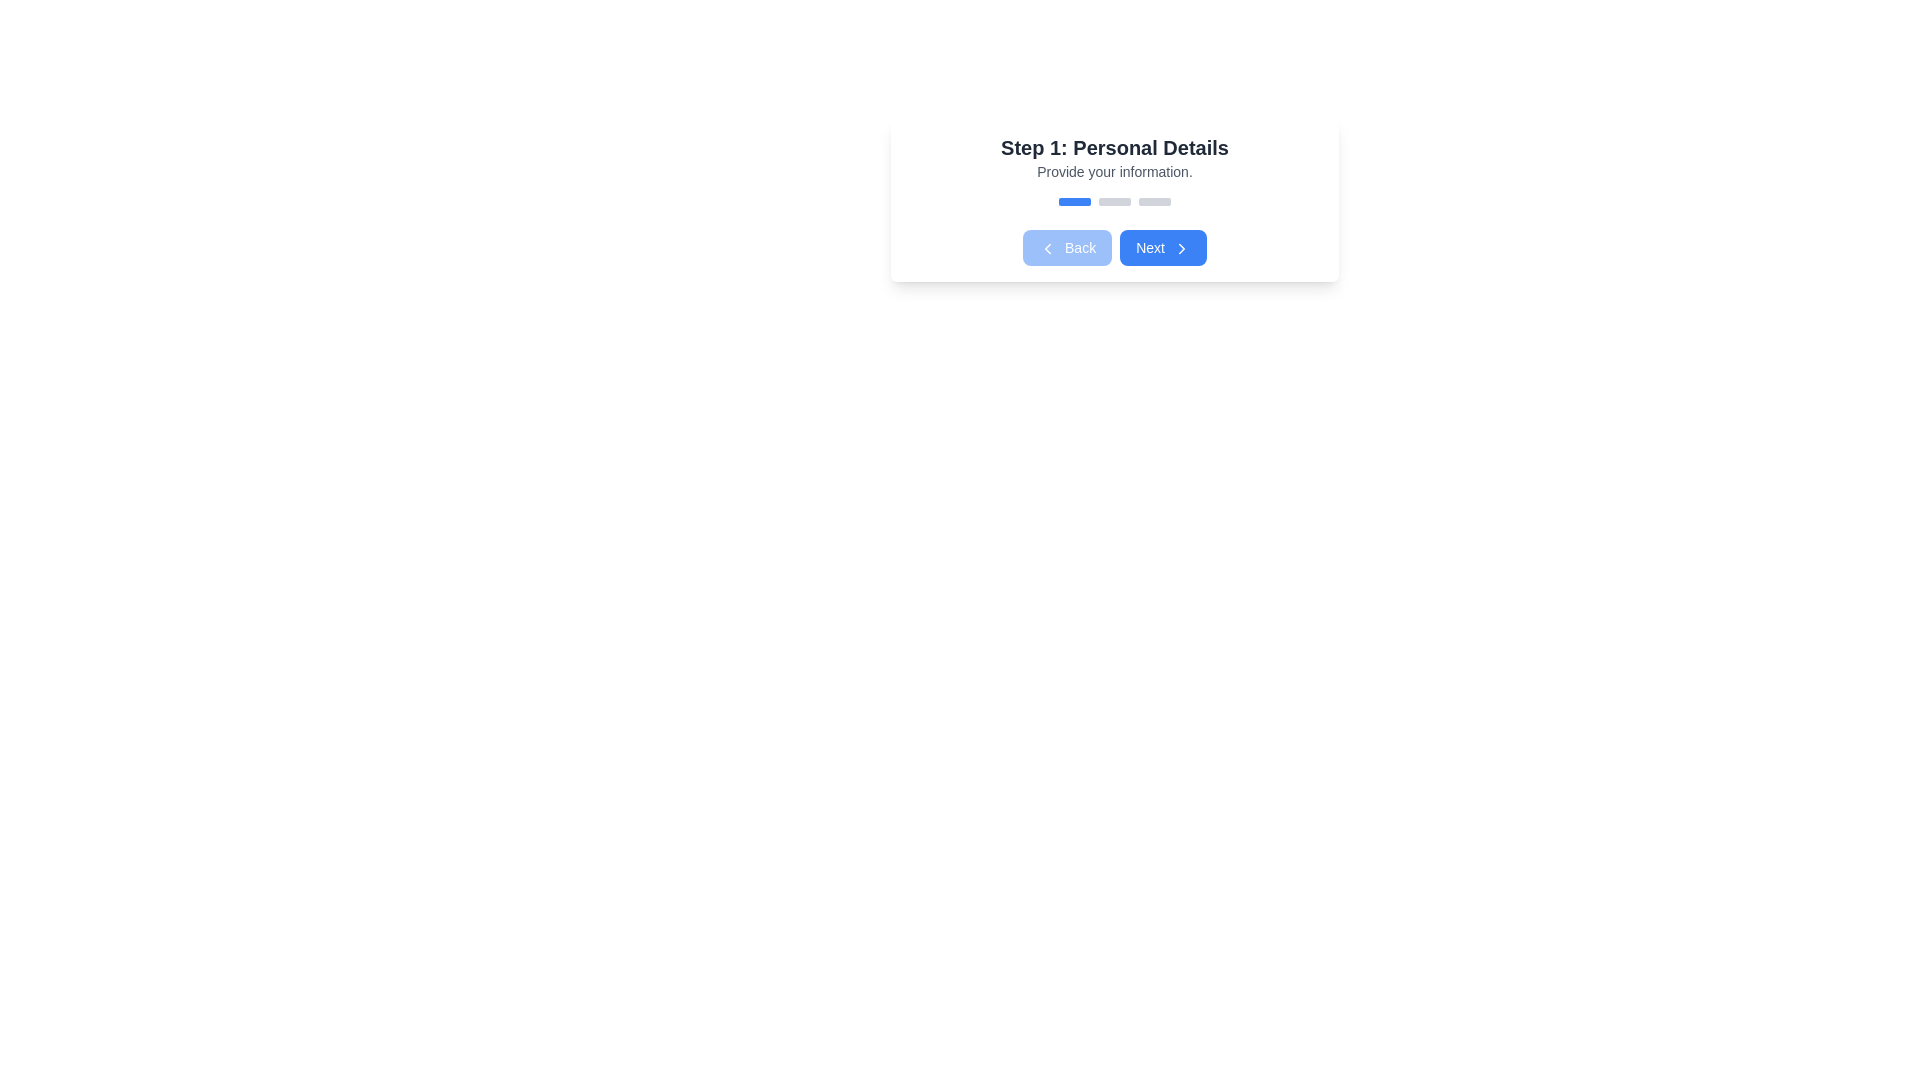 The image size is (1920, 1080). I want to click on the third rectangle in the progress bar step indicator representing the last step of the multi-step process, which is currently inactive and styled in gray, so click(1155, 201).